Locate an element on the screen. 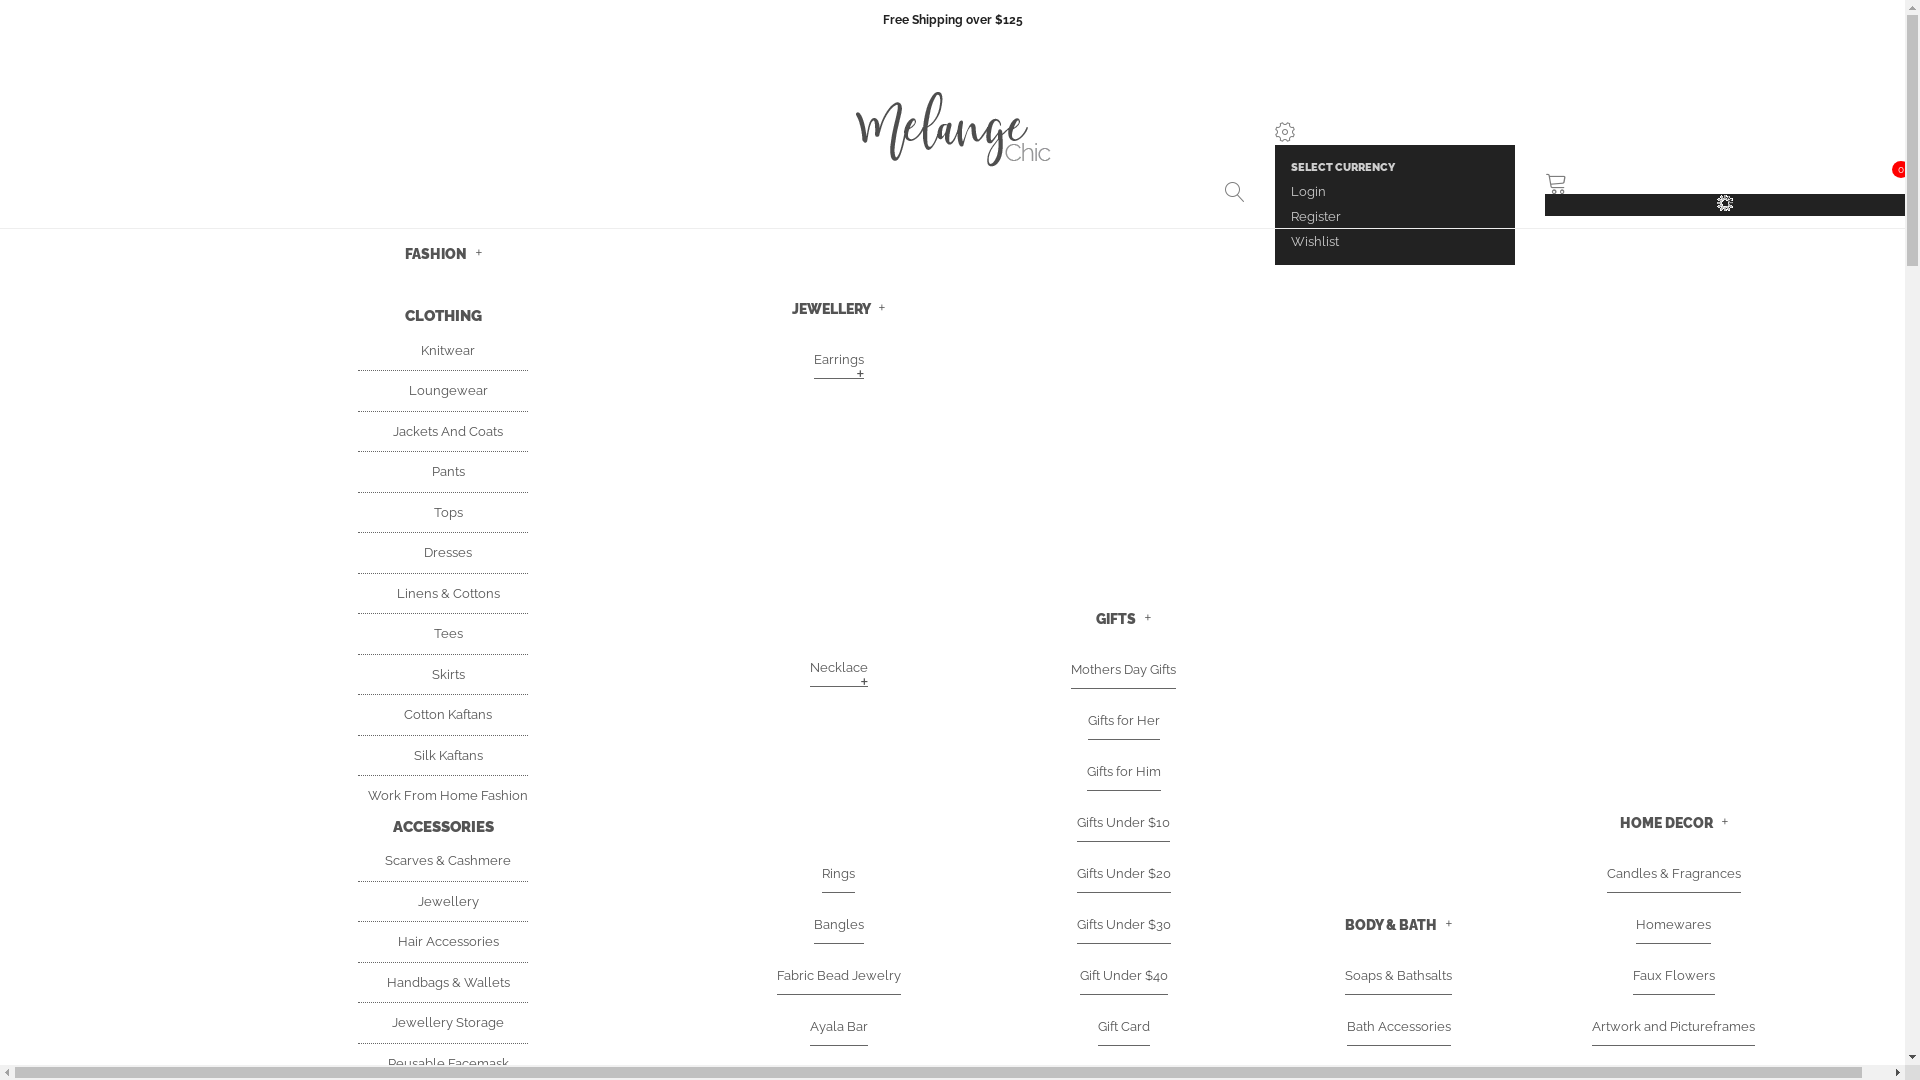  'Rings' is located at coordinates (821, 873).